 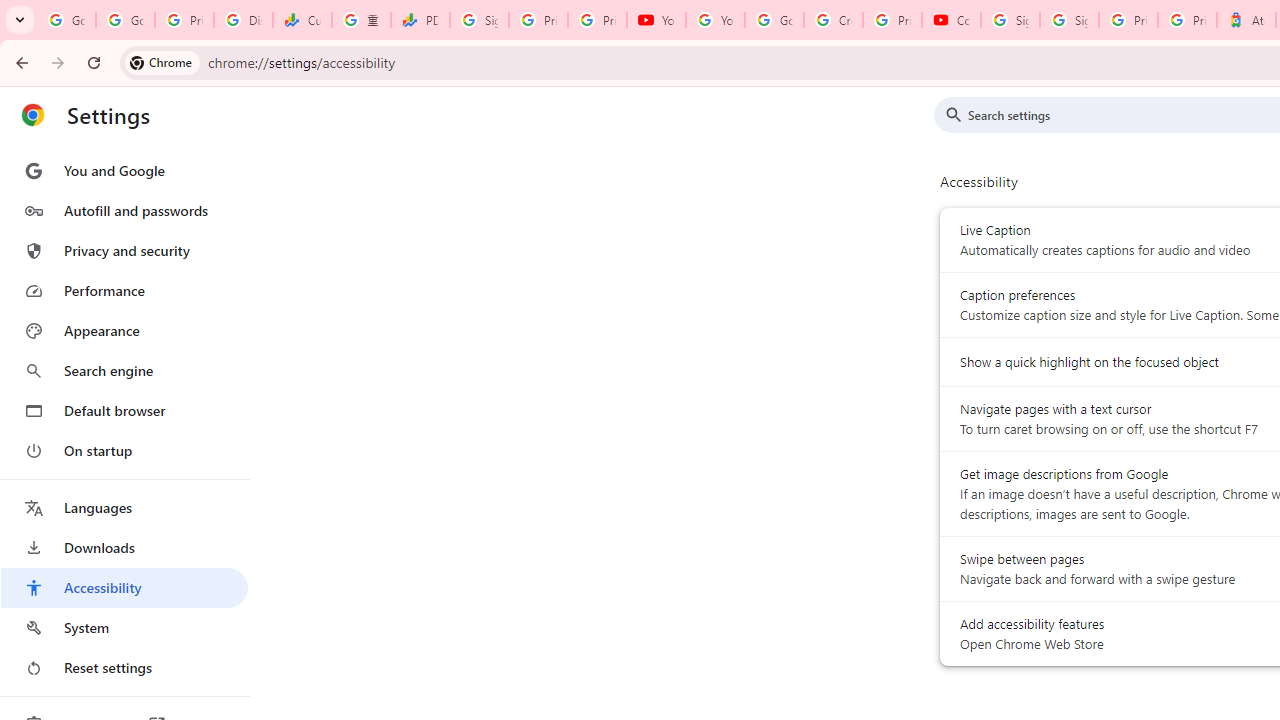 What do you see at coordinates (123, 451) in the screenshot?
I see `'On startup'` at bounding box center [123, 451].